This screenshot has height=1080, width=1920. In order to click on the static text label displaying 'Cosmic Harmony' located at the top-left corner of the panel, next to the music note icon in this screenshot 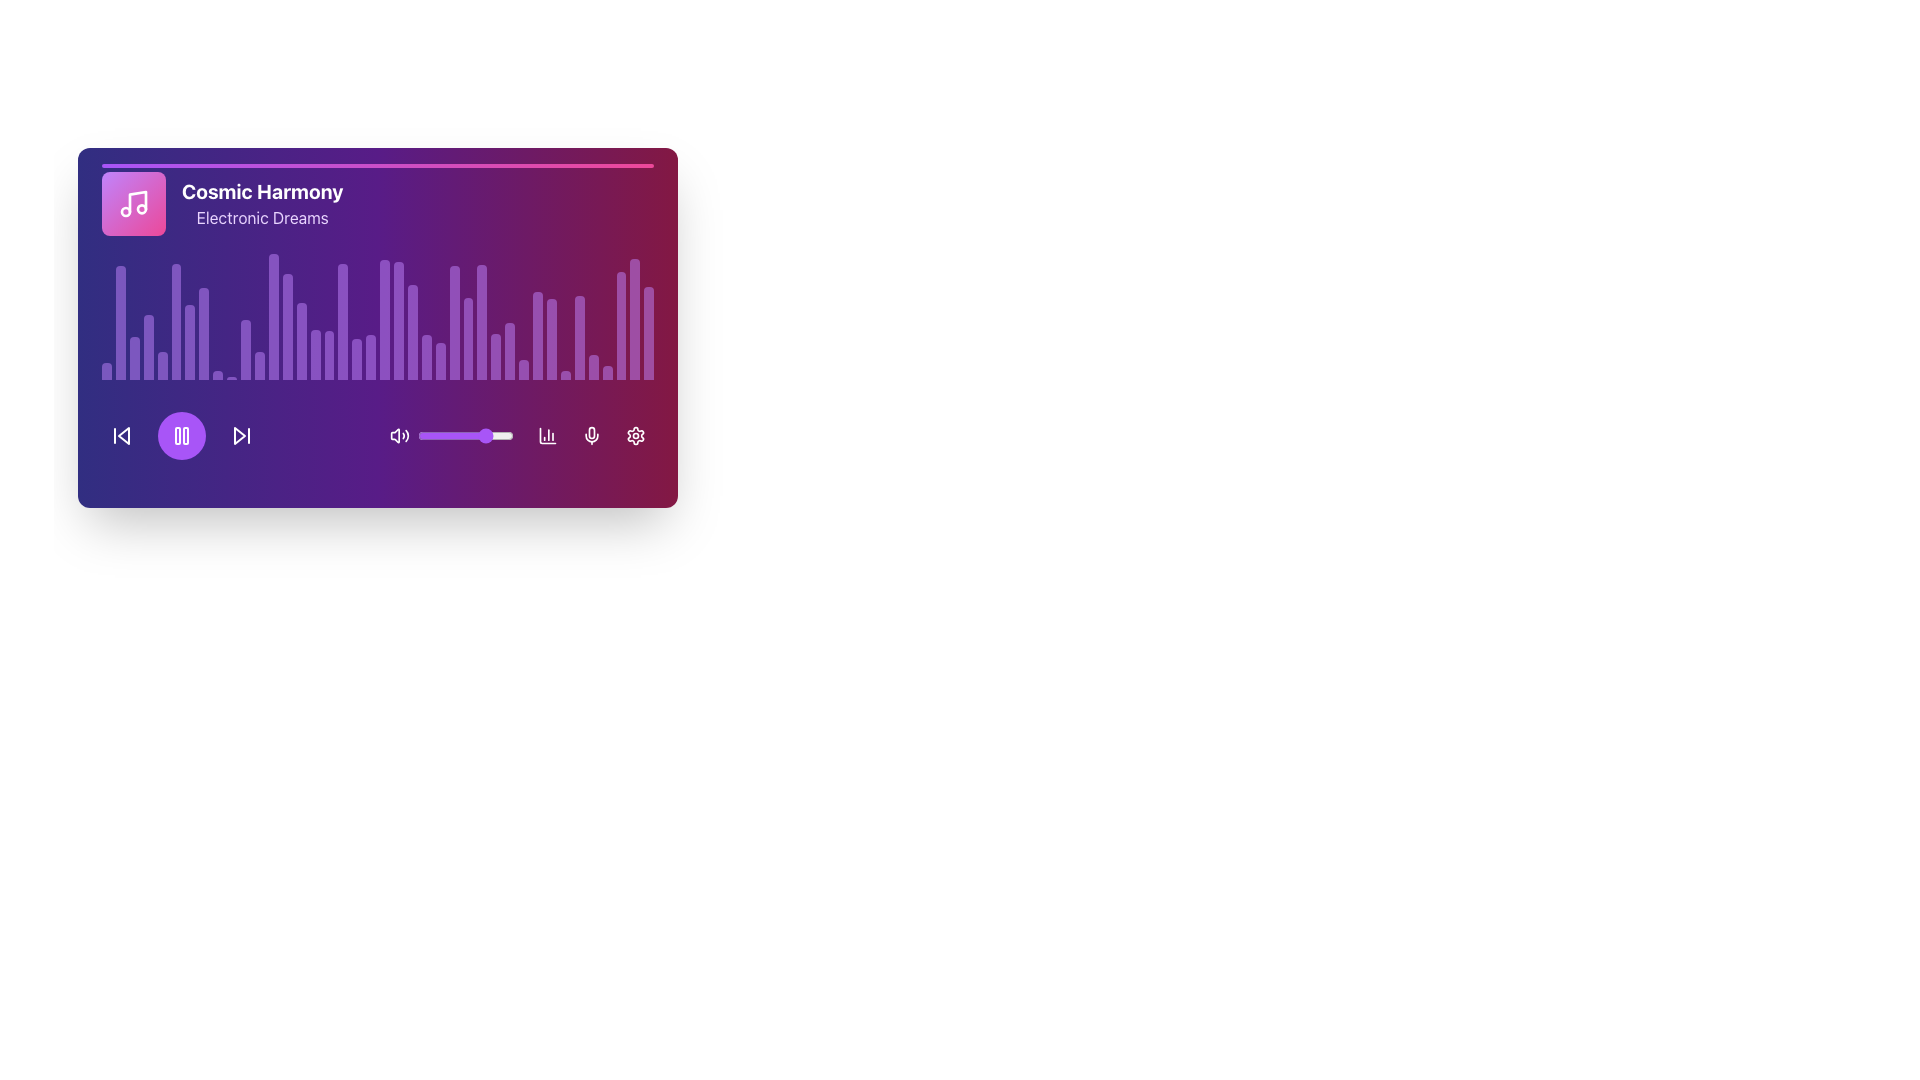, I will do `click(261, 192)`.